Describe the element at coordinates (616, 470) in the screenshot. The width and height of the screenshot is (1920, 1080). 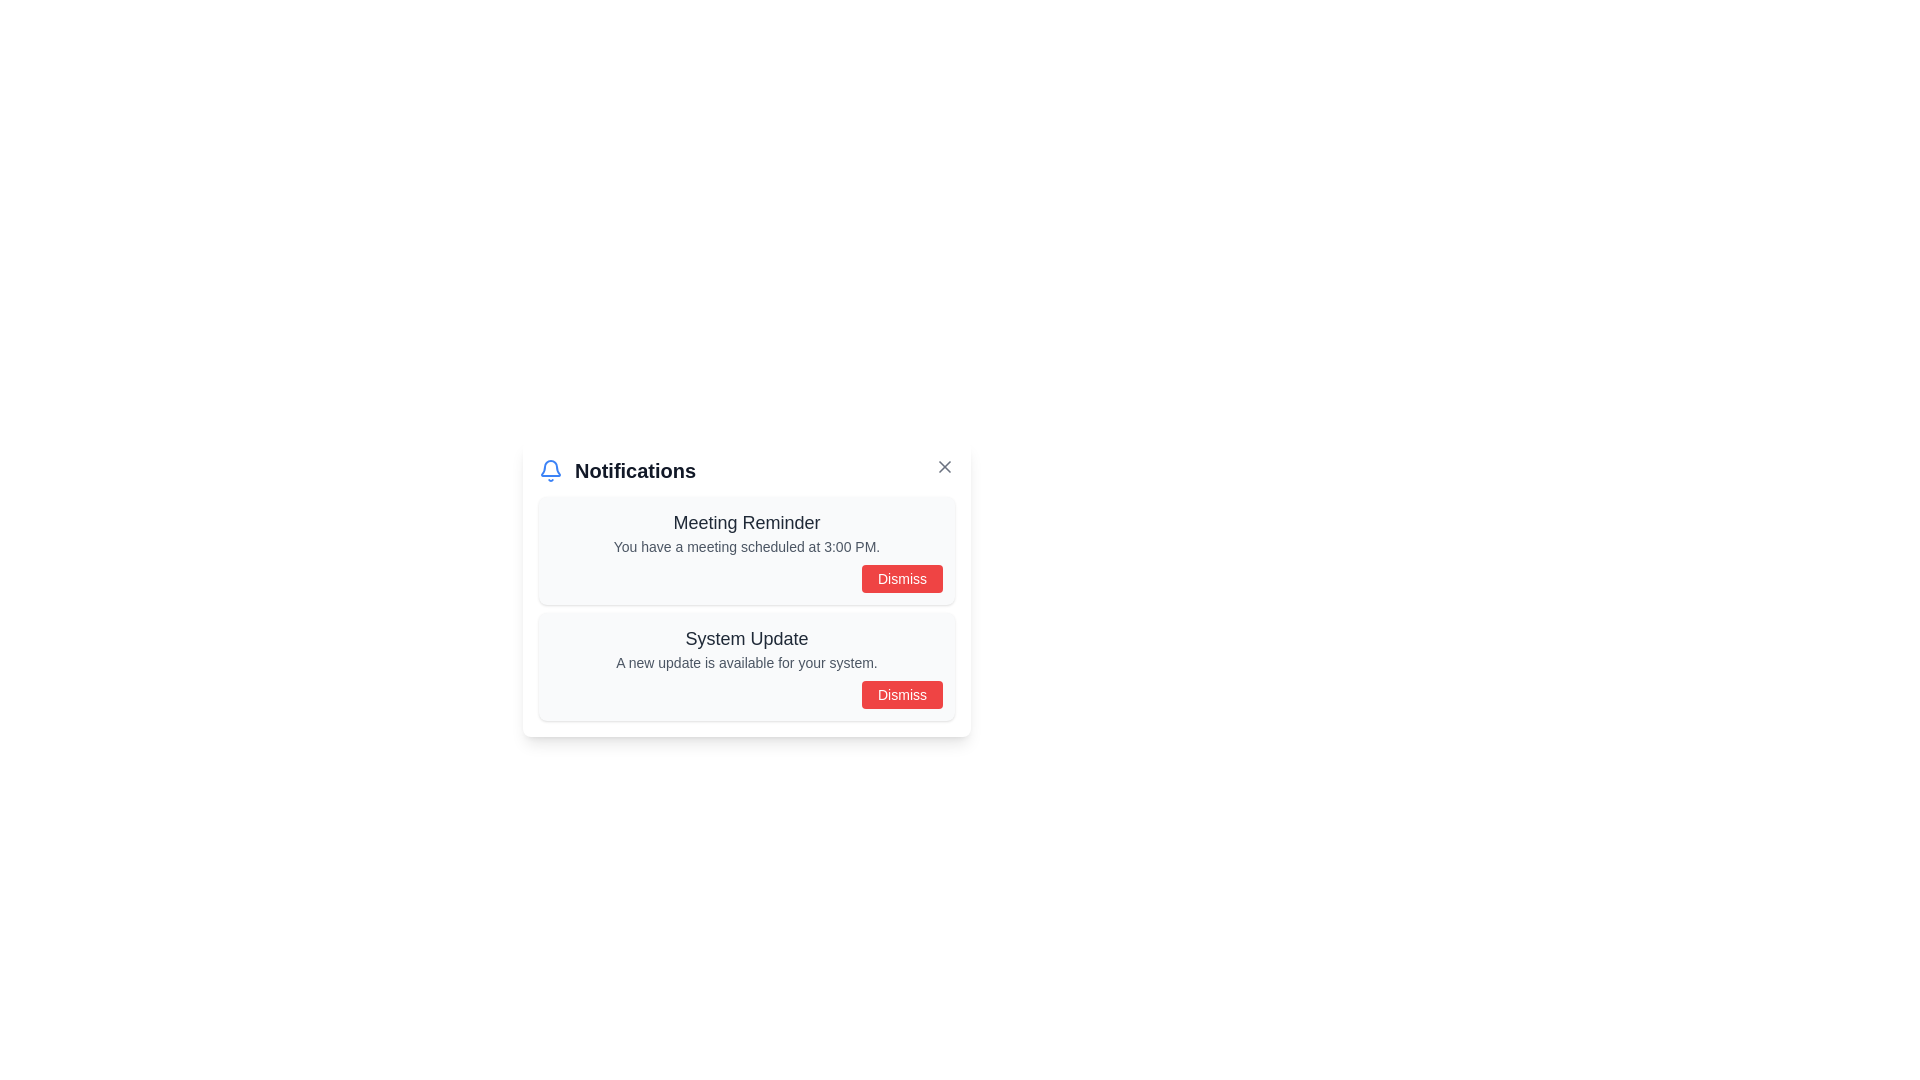
I see `the 'Notifications' label with the blue bell icon located in the top-left corner of the notification area` at that location.